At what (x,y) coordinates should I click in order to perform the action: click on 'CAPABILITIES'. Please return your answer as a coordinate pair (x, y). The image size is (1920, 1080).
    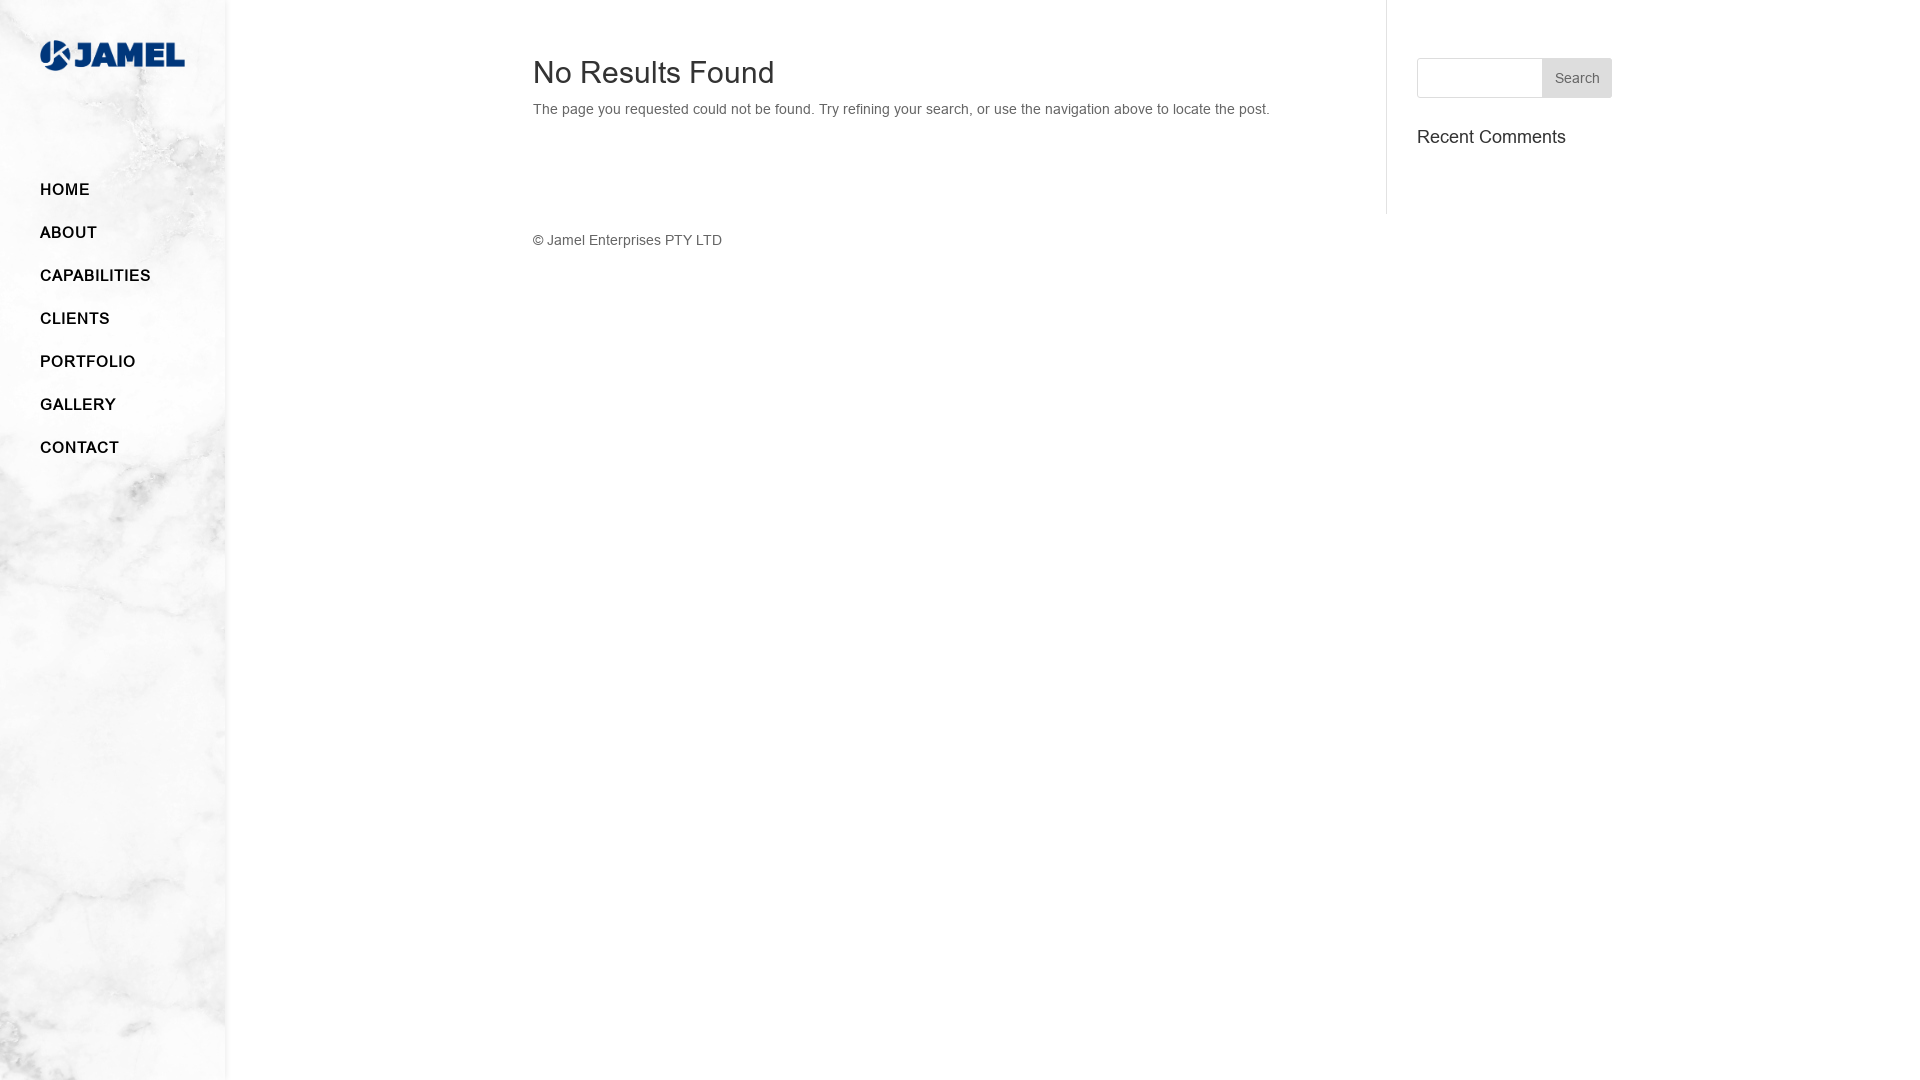
    Looking at the image, I should click on (131, 285).